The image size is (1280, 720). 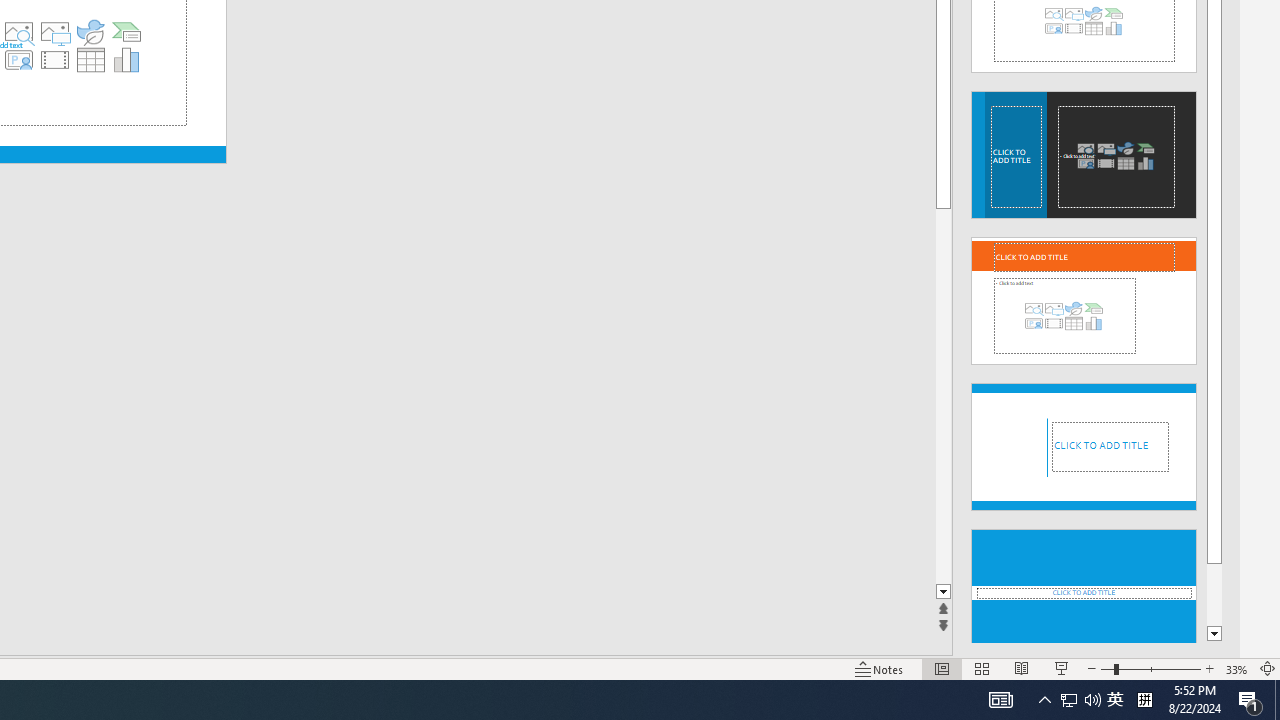 What do you see at coordinates (1236, 669) in the screenshot?
I see `'Zoom 33%'` at bounding box center [1236, 669].